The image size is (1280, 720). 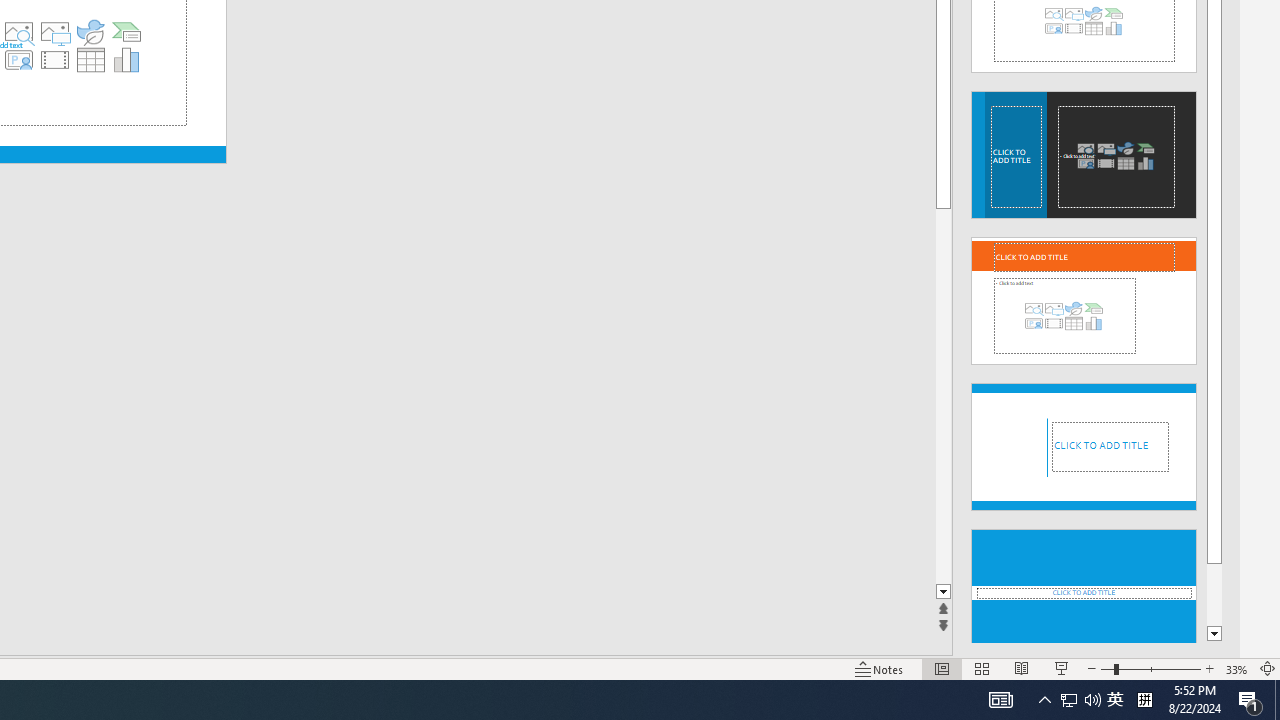 What do you see at coordinates (1236, 669) in the screenshot?
I see `'Zoom 33%'` at bounding box center [1236, 669].